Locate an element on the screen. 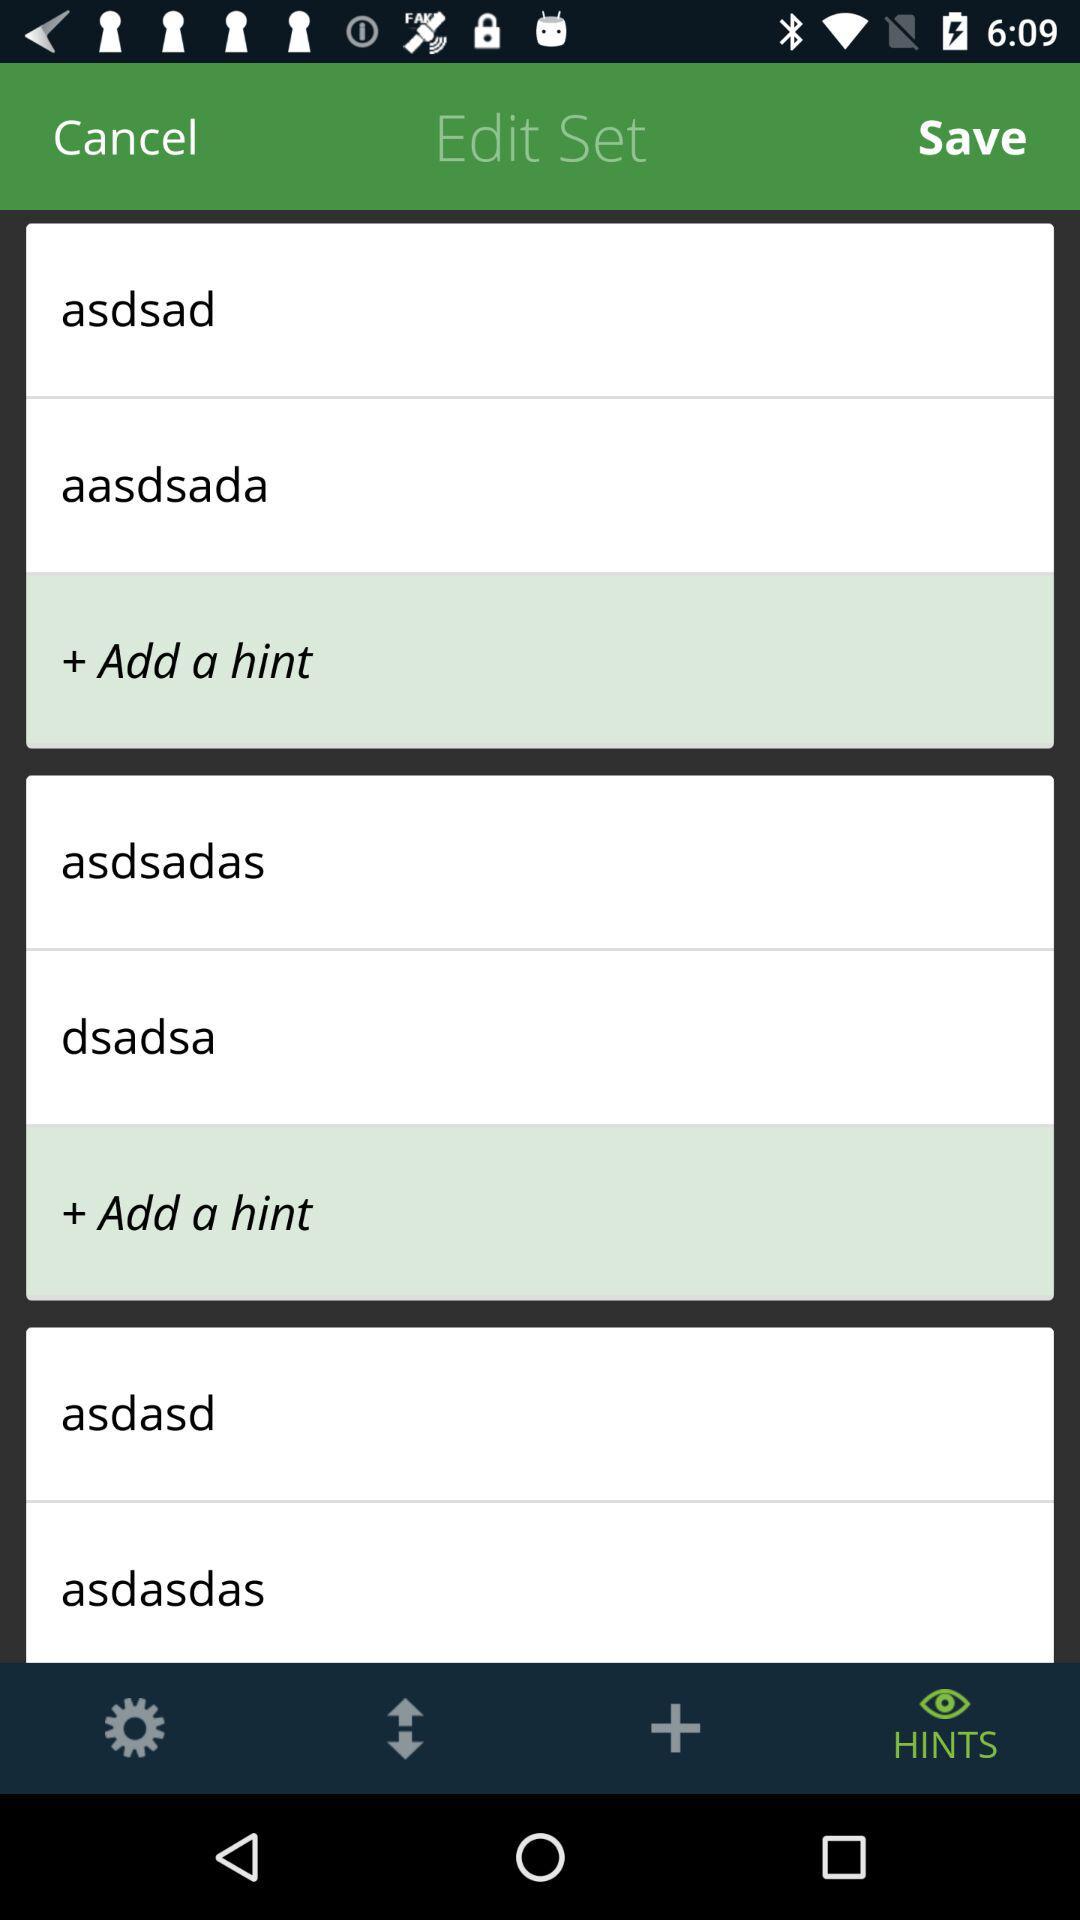  cancel is located at coordinates (125, 135).